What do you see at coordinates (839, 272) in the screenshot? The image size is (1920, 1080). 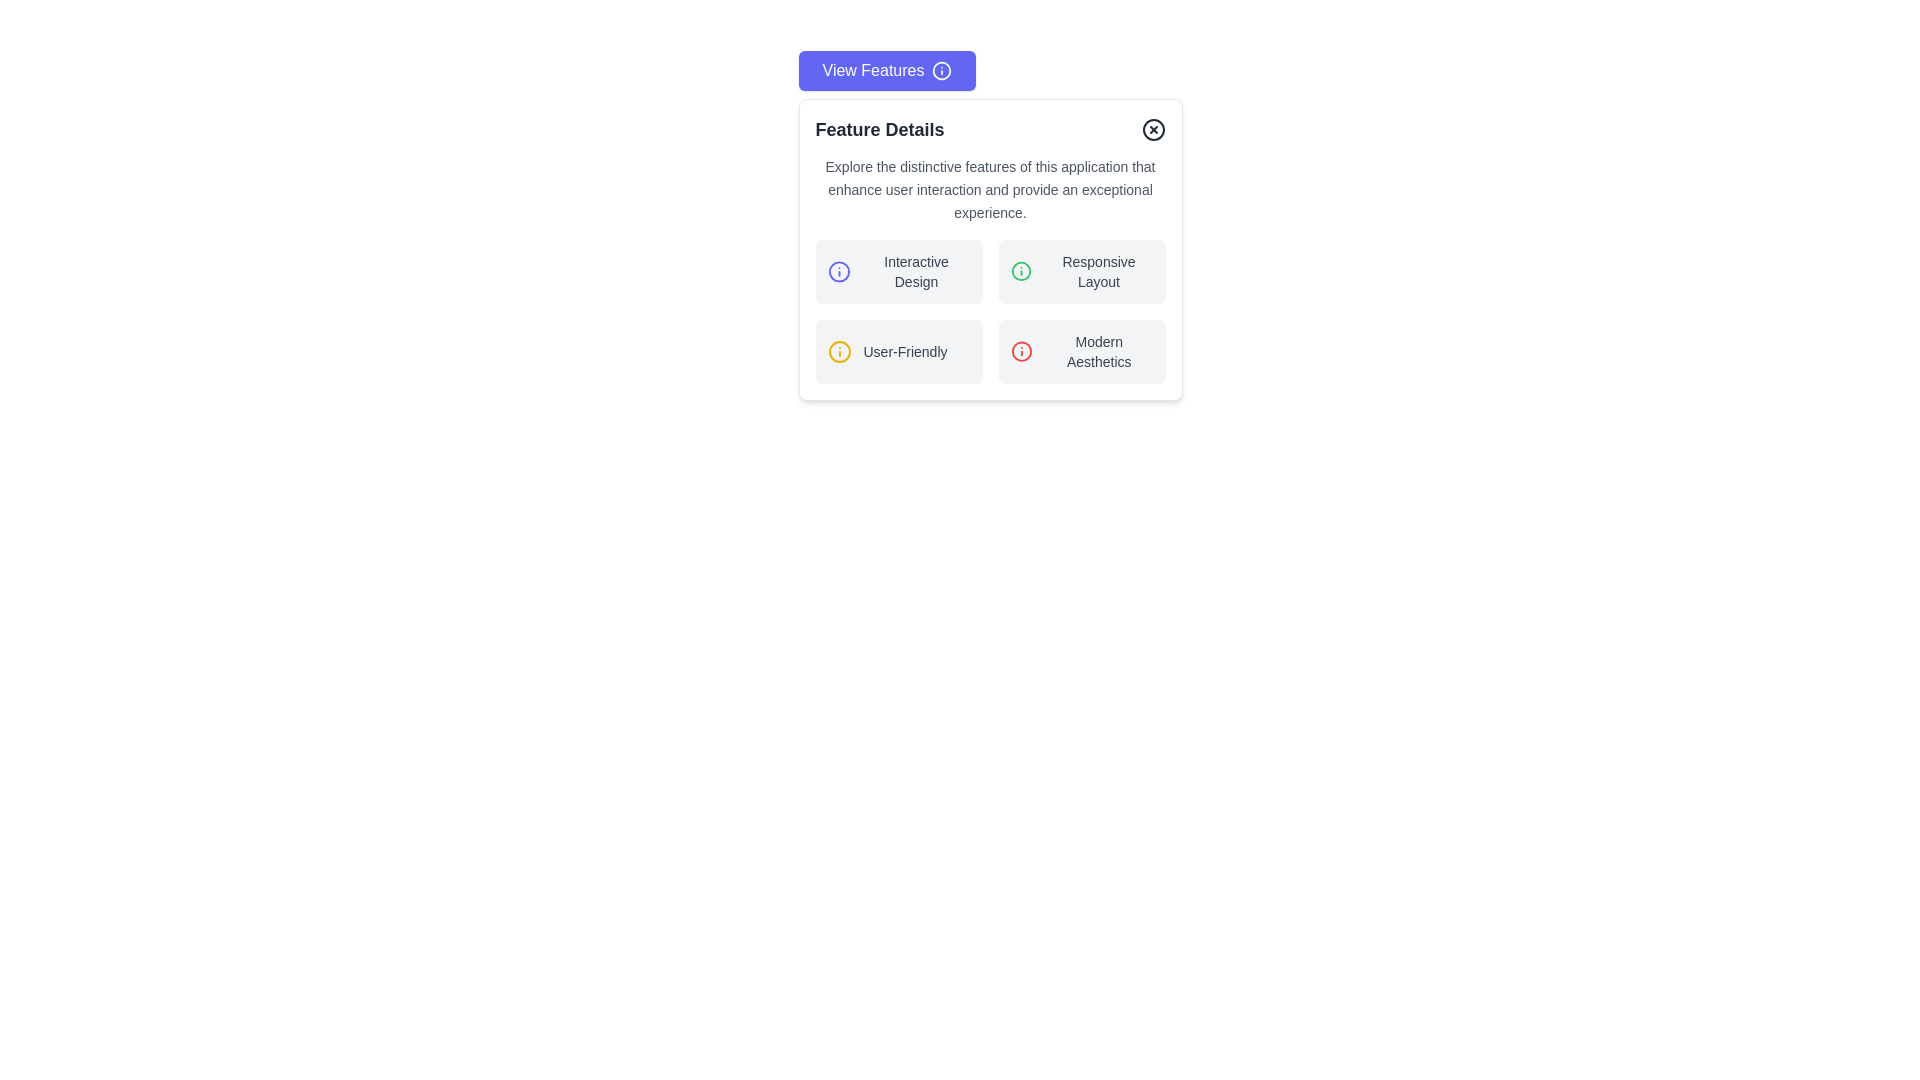 I see `the circular icon with a stroke outline located within the 'Interactive Design' button in the Feature Details section` at bounding box center [839, 272].